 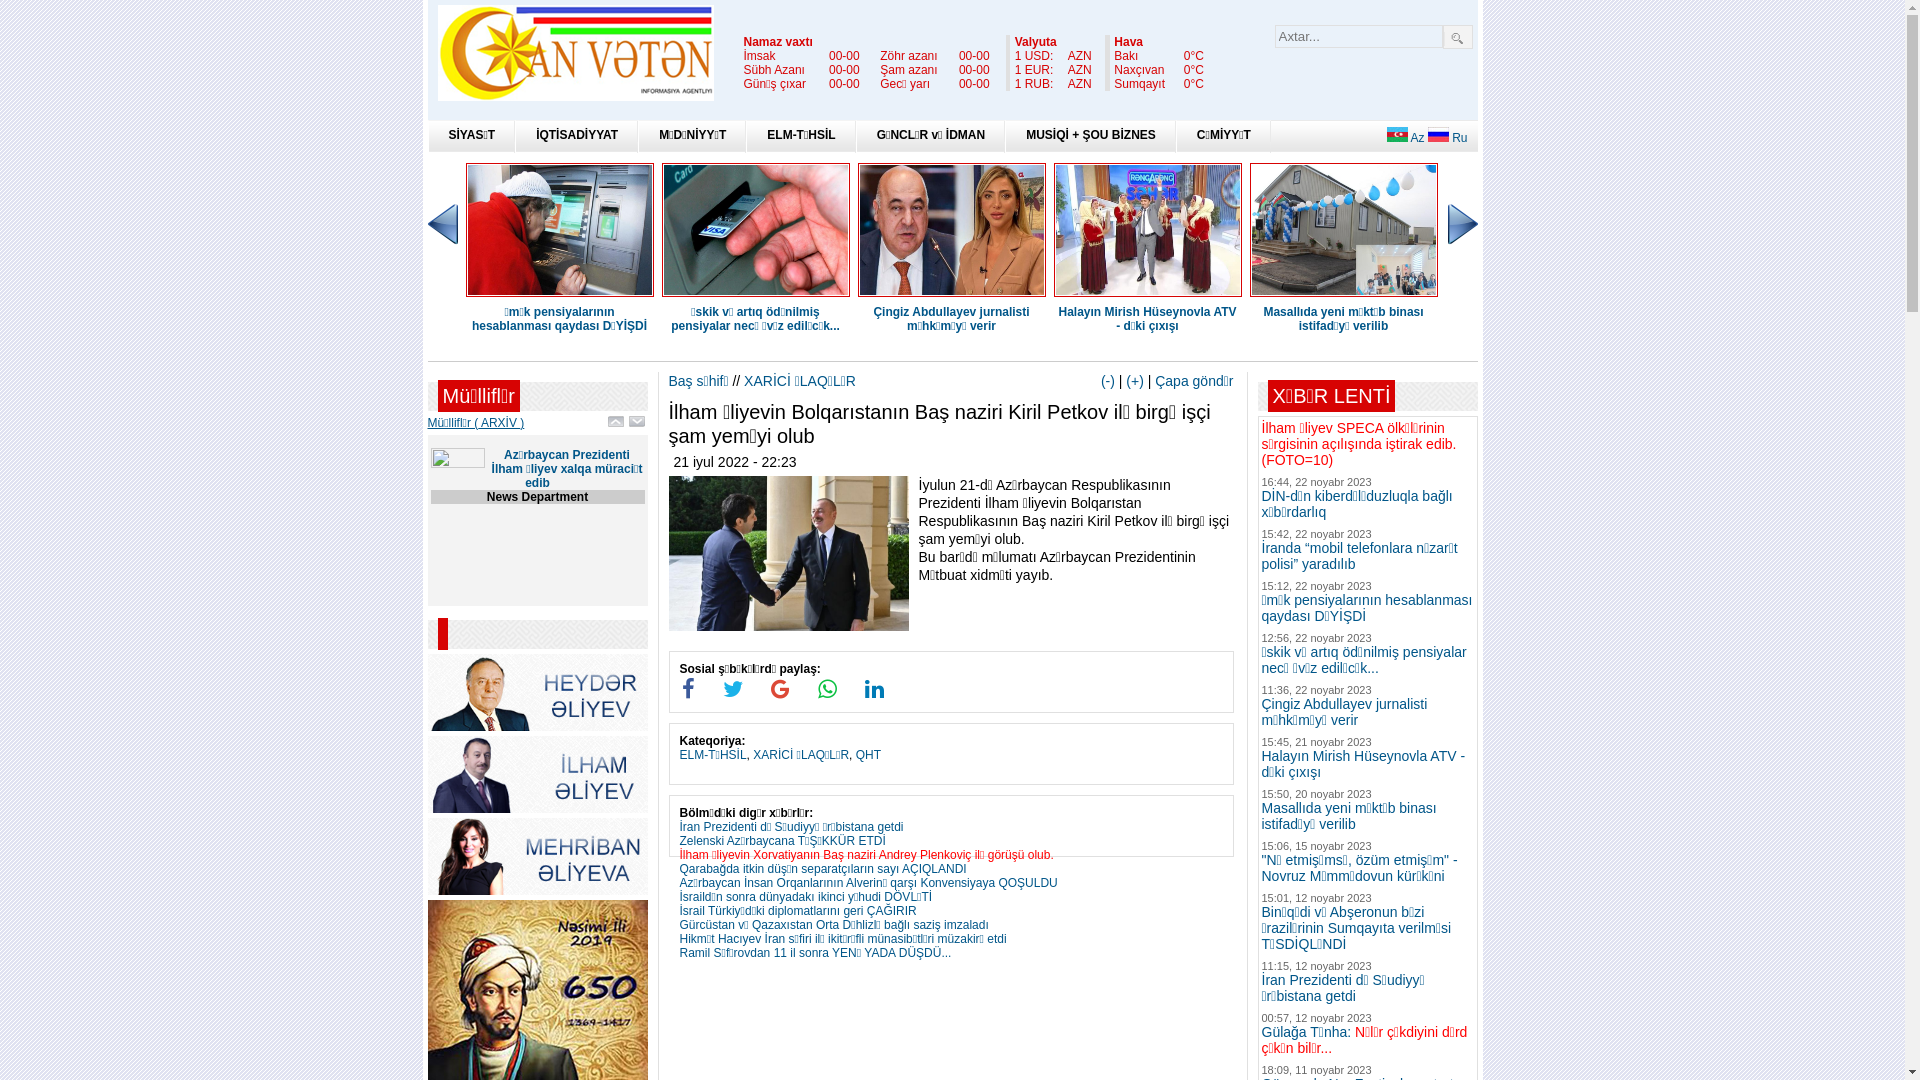 I want to click on 'Ru', so click(x=1448, y=137).